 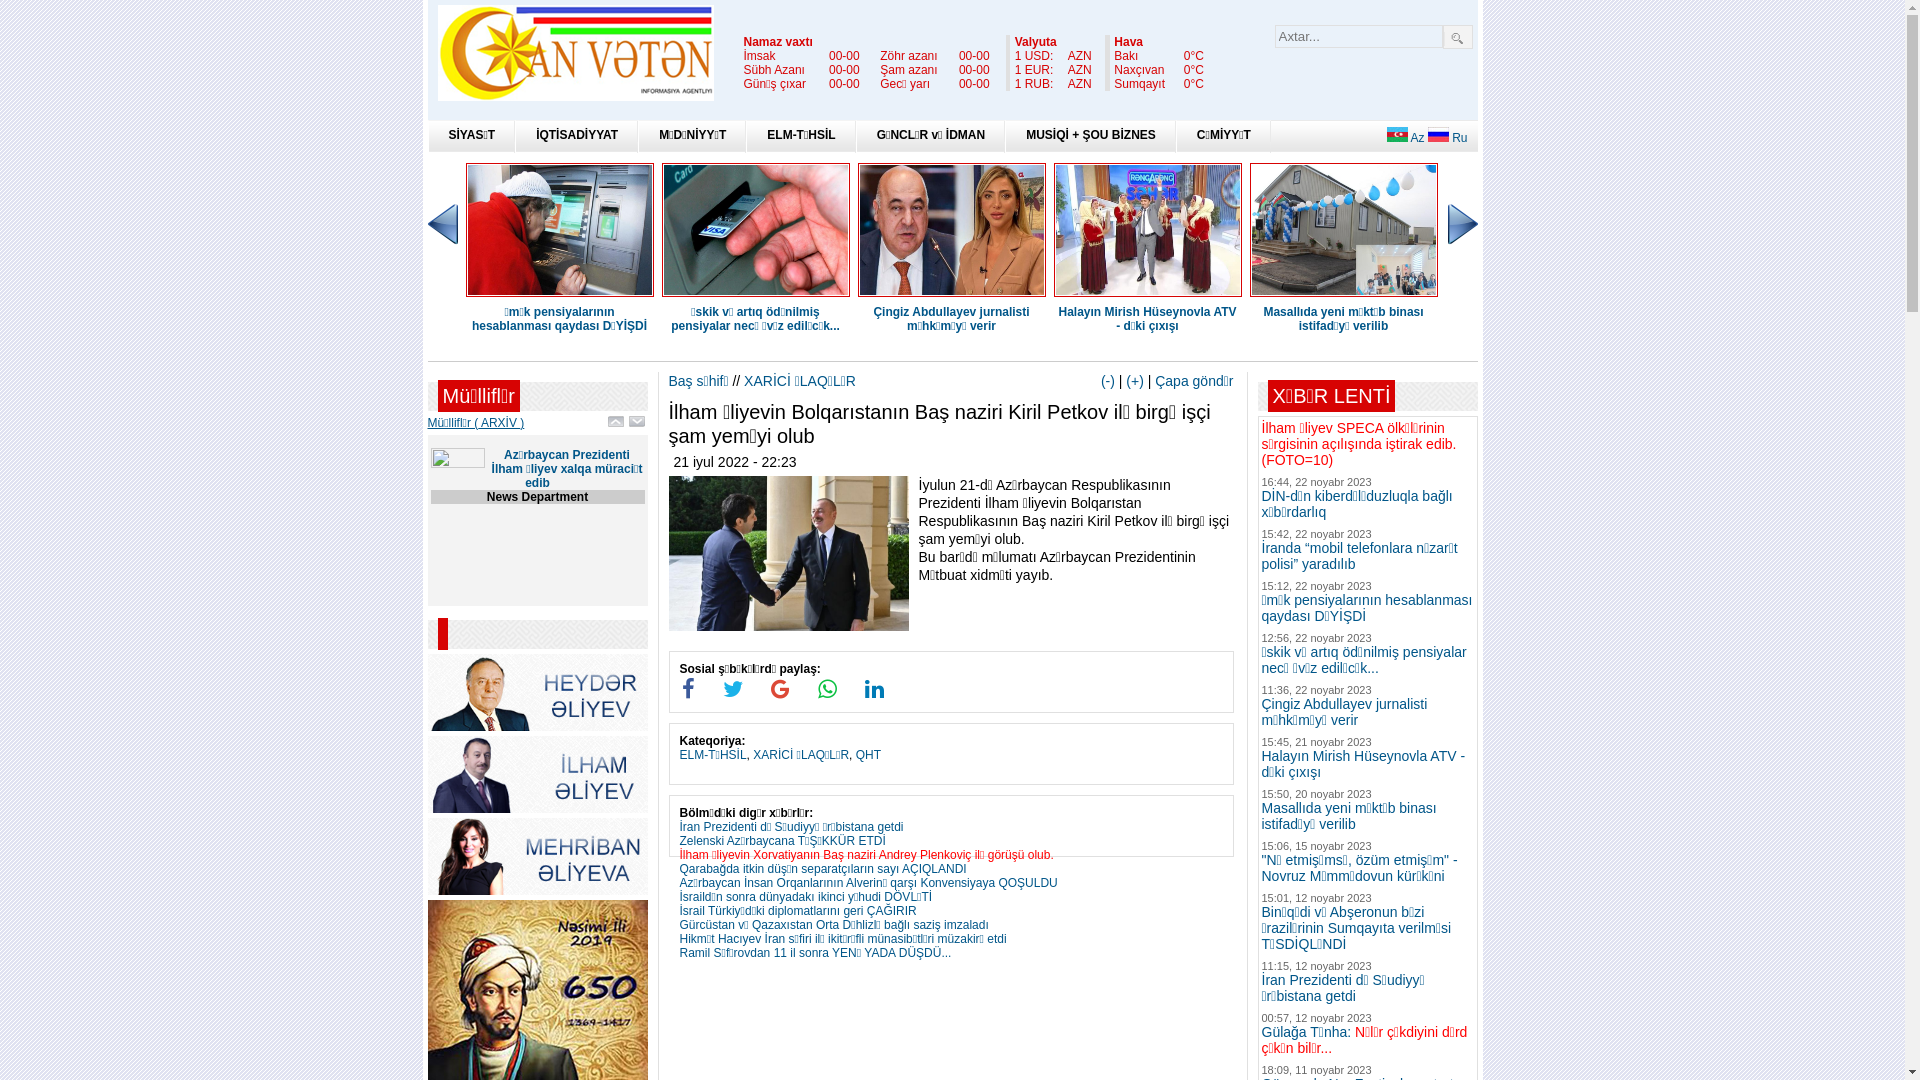 I want to click on 'Ru', so click(x=1448, y=137).